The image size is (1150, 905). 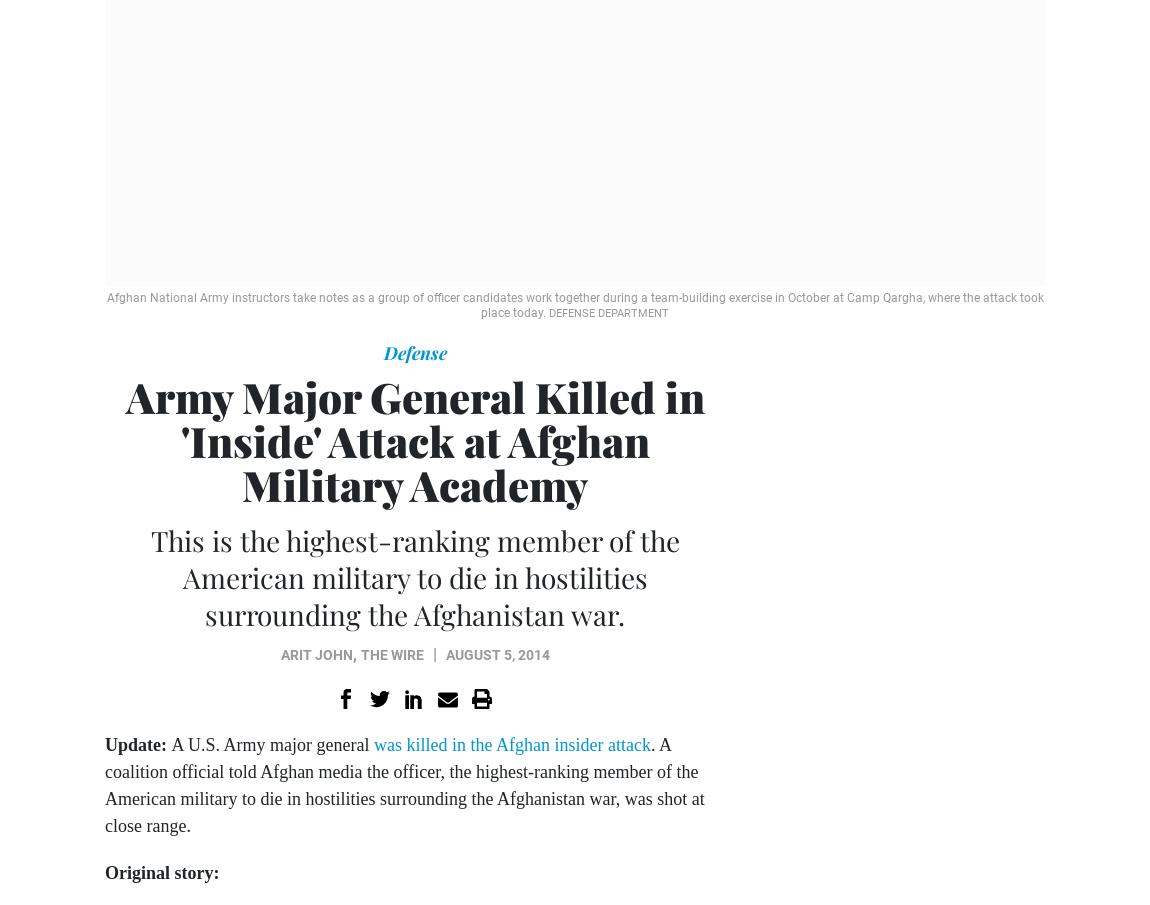 I want to click on 'The Wire', so click(x=391, y=655).